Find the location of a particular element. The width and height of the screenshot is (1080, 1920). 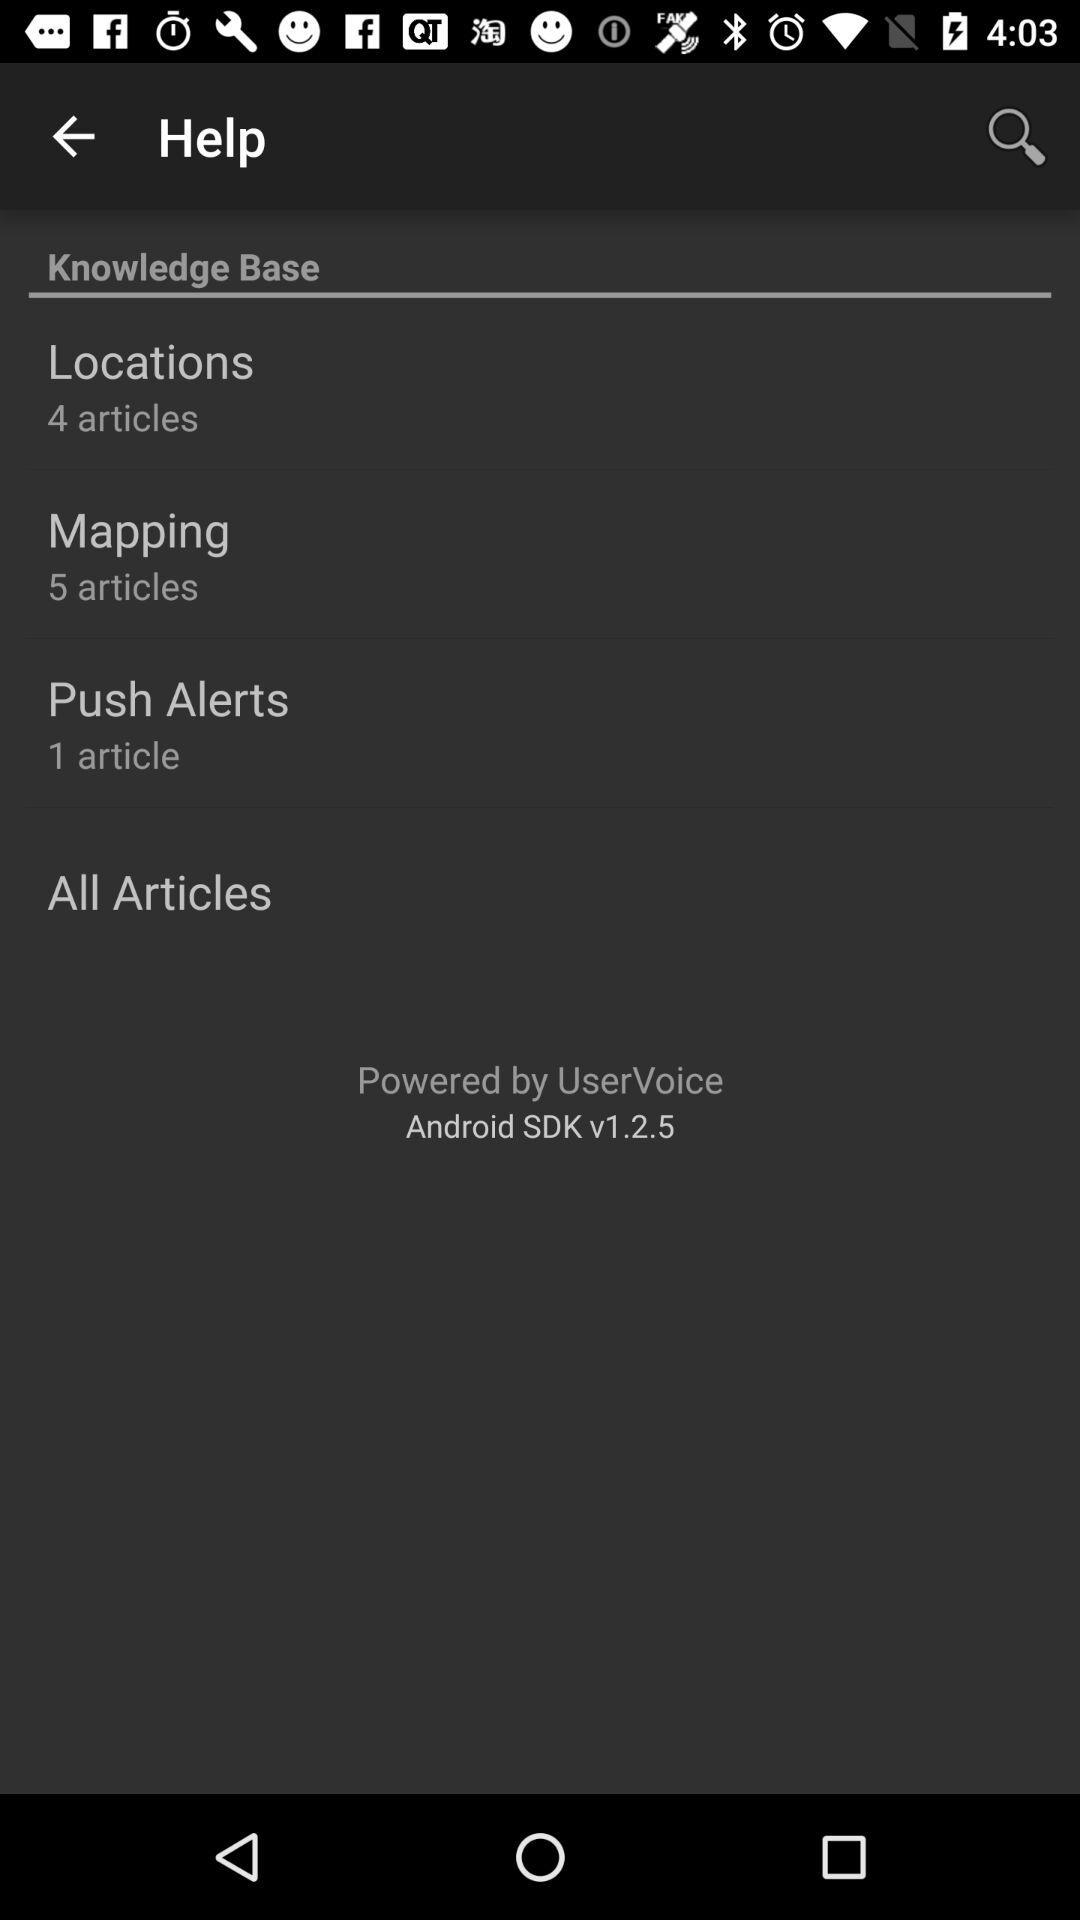

the icon below push alerts item is located at coordinates (113, 753).